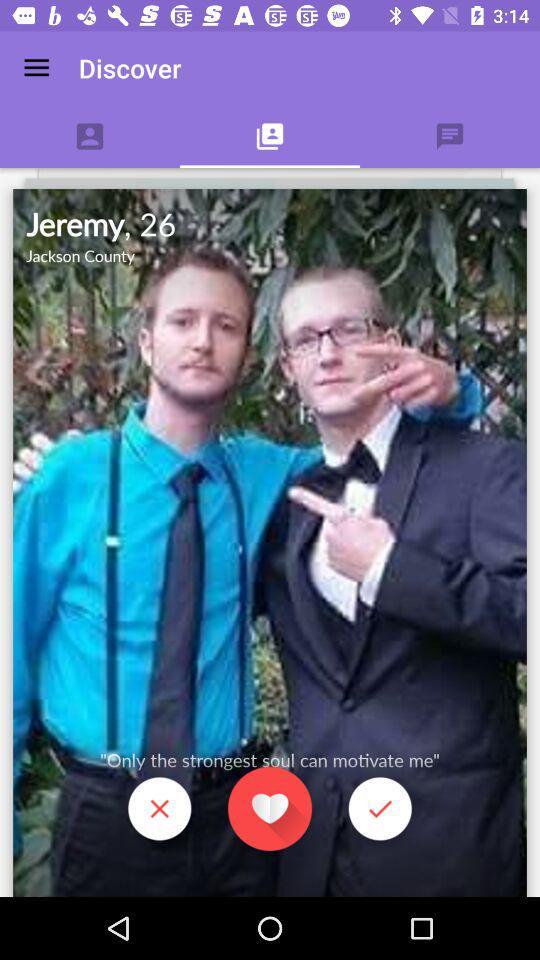 Image resolution: width=540 pixels, height=960 pixels. Describe the element at coordinates (380, 811) in the screenshot. I see `the check icon` at that location.